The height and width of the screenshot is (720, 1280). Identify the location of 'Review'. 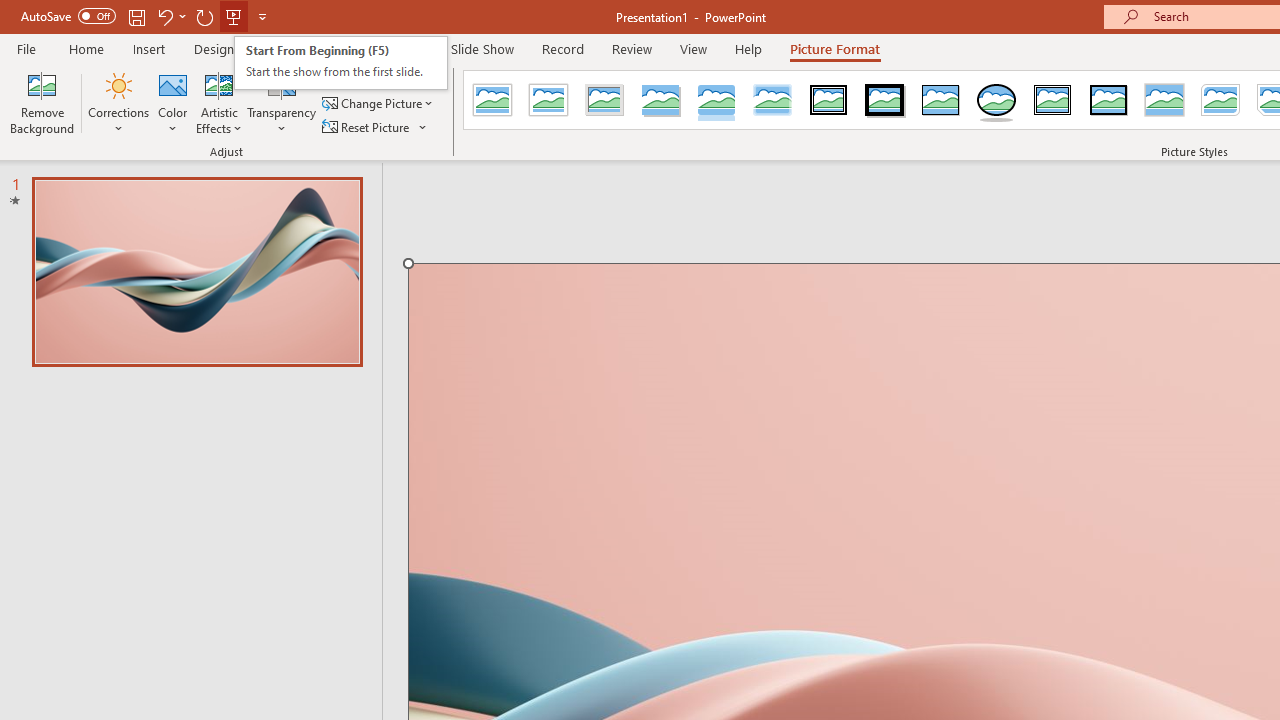
(630, 48).